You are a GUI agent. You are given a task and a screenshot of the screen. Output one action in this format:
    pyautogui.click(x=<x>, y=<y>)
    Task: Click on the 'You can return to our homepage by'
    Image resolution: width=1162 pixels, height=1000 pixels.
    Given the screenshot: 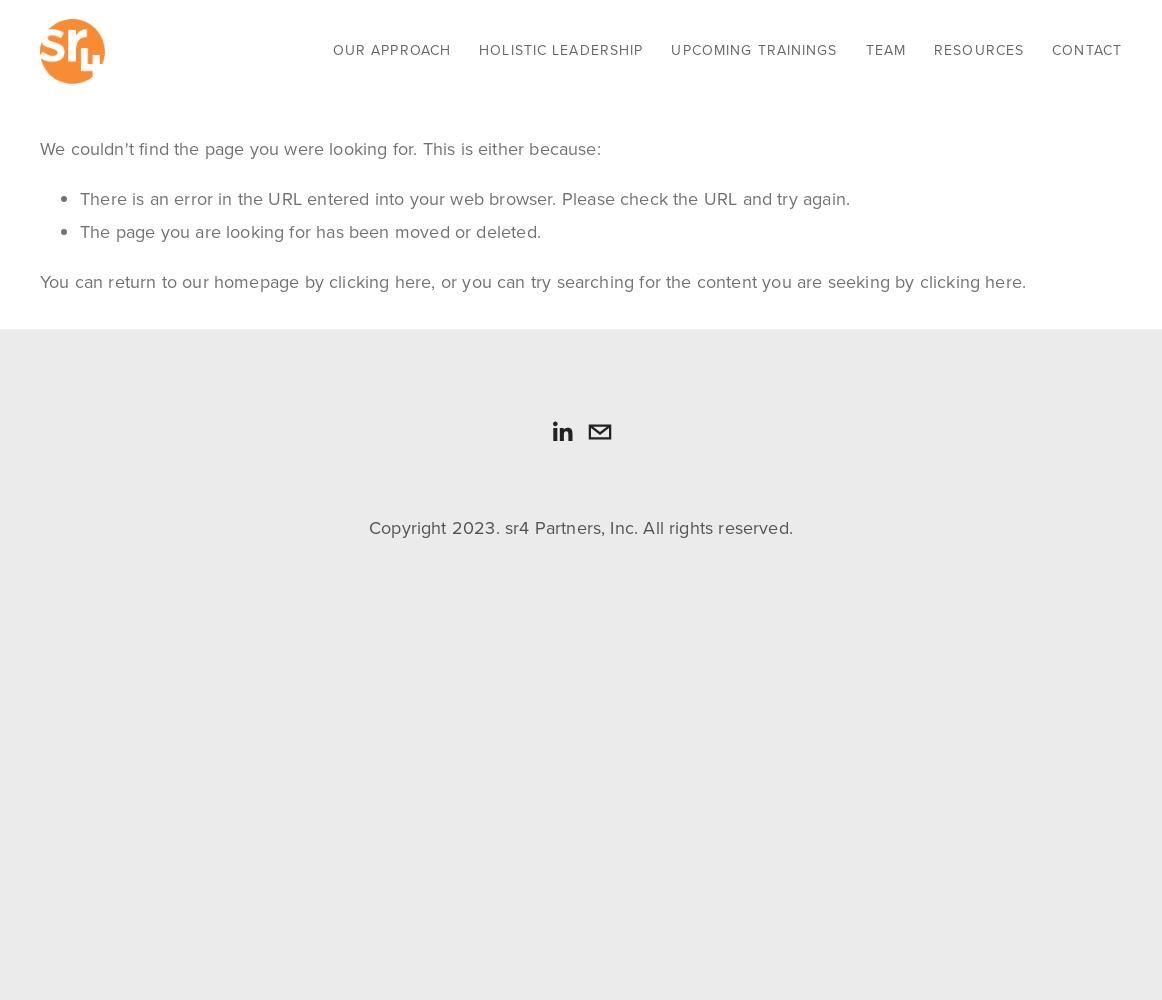 What is the action you would take?
    pyautogui.click(x=39, y=282)
    